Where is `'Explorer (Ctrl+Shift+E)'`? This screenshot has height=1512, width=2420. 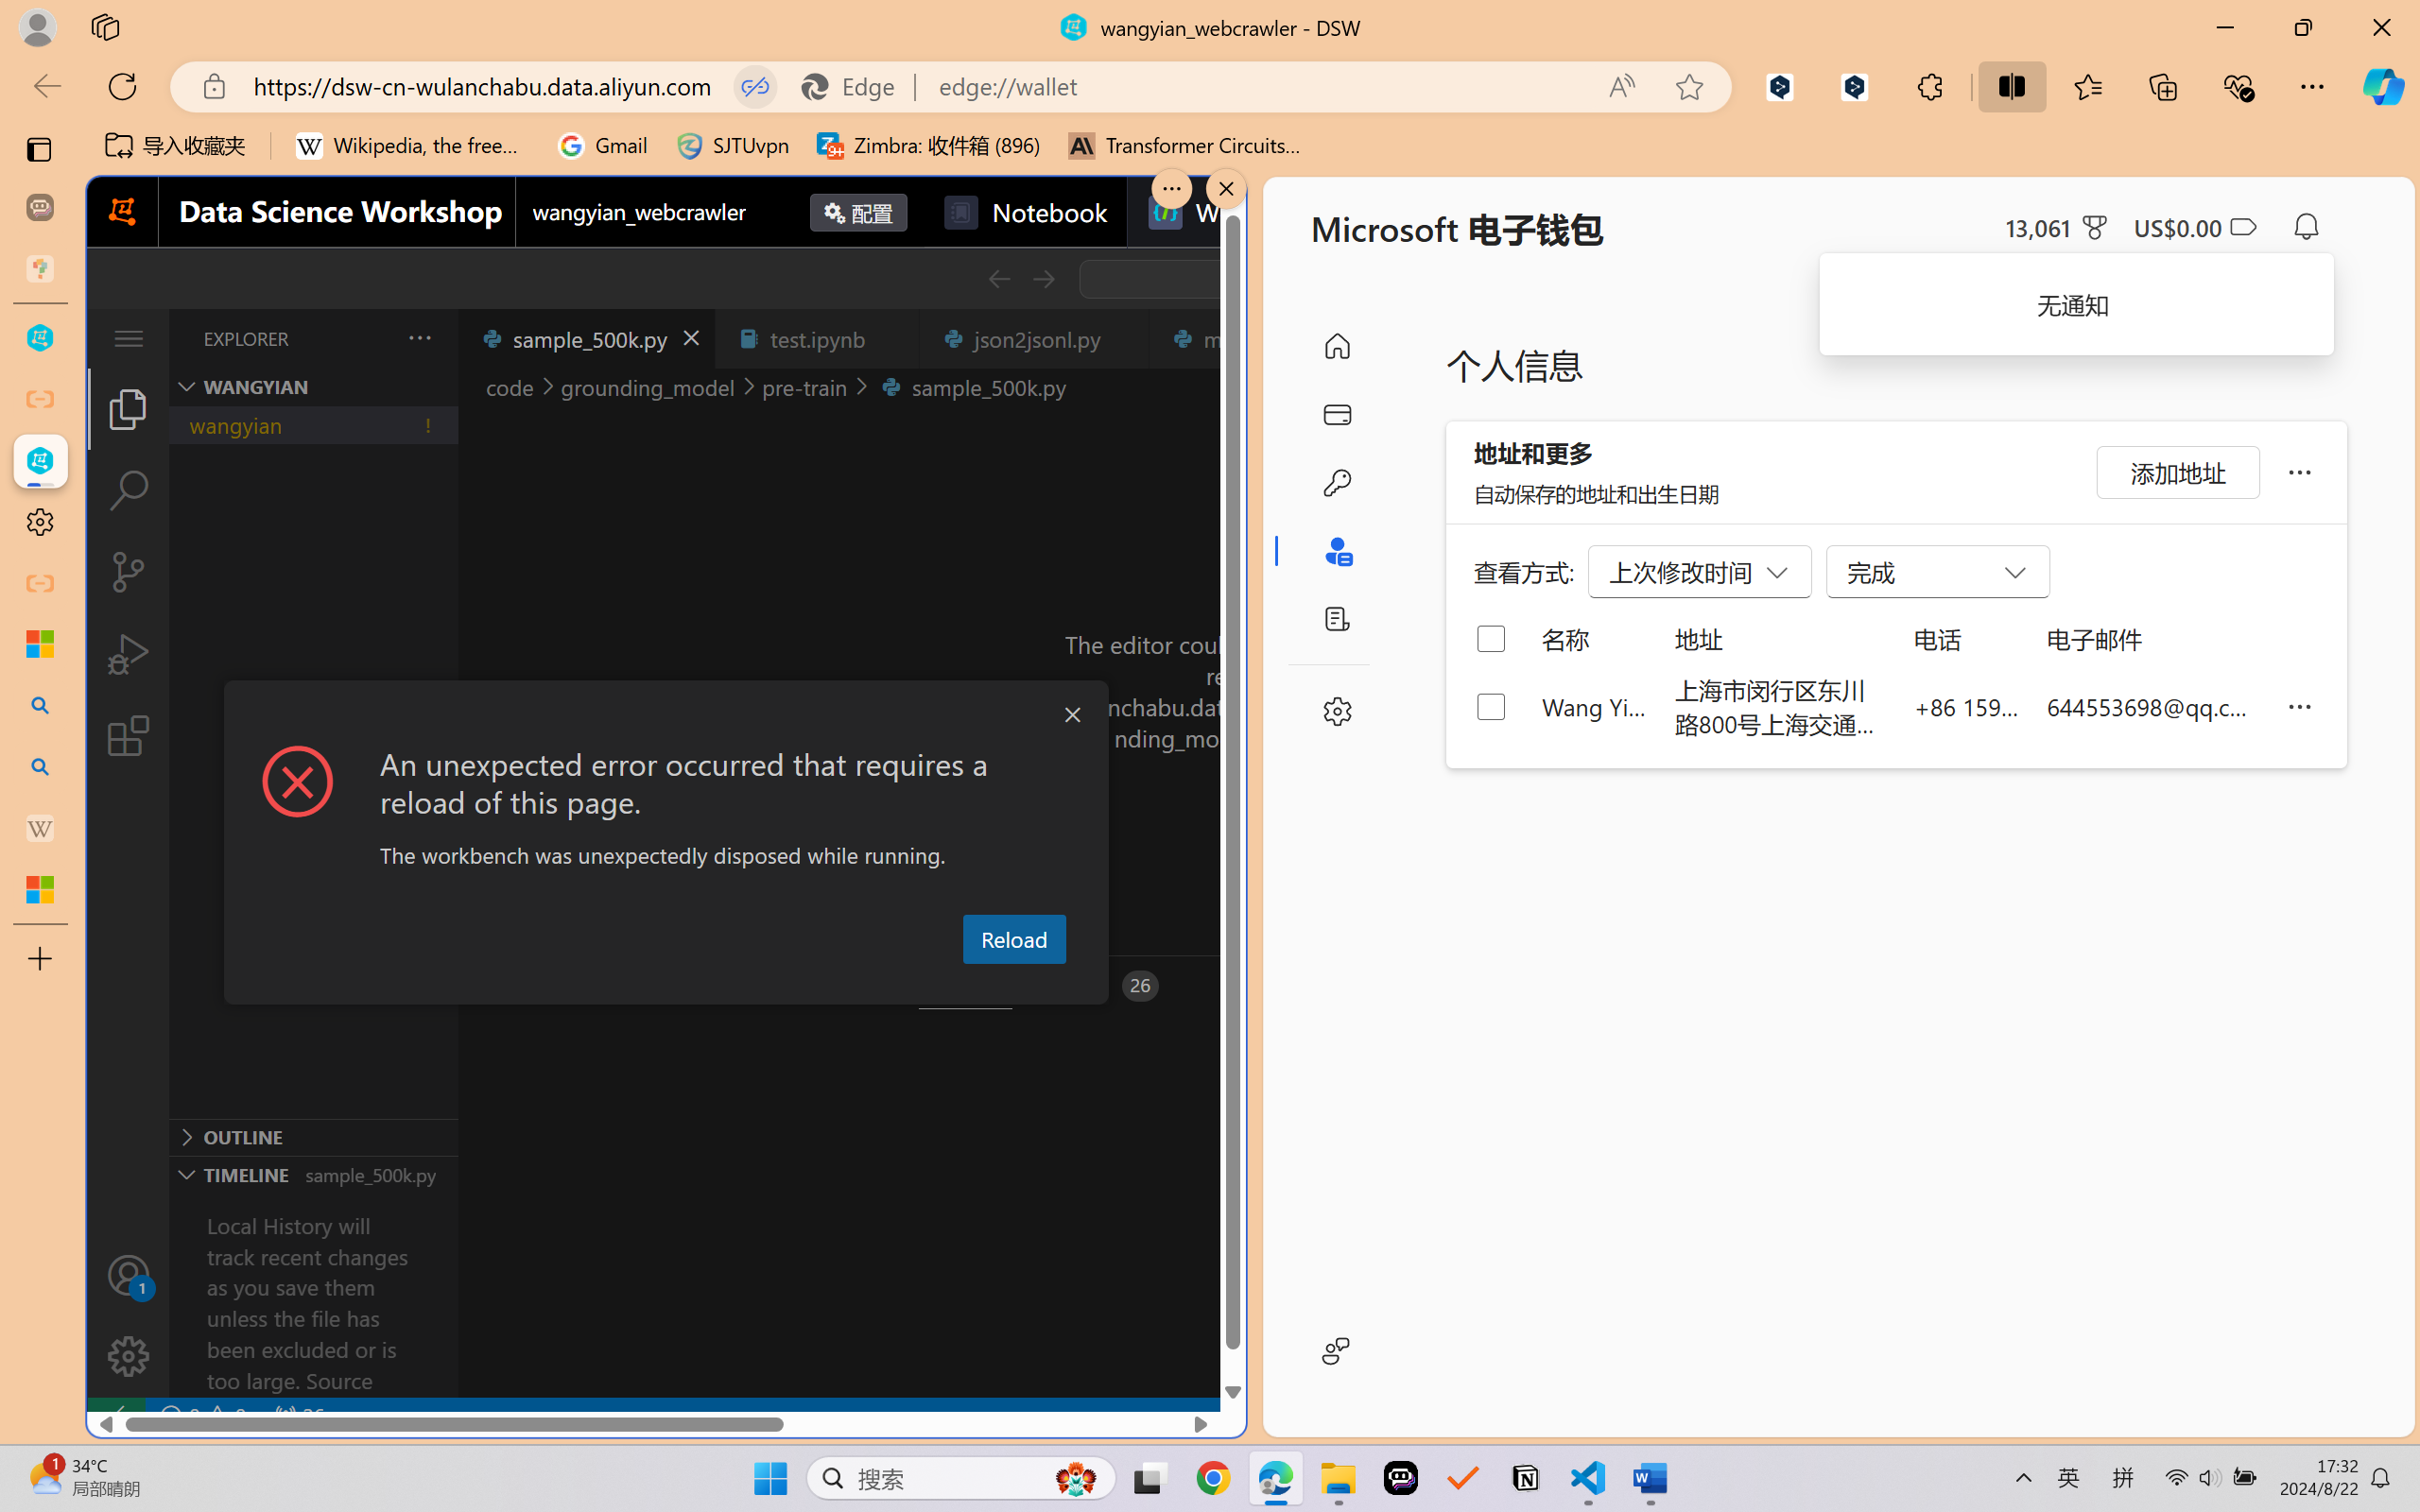 'Explorer (Ctrl+Shift+E)' is located at coordinates (127, 407).